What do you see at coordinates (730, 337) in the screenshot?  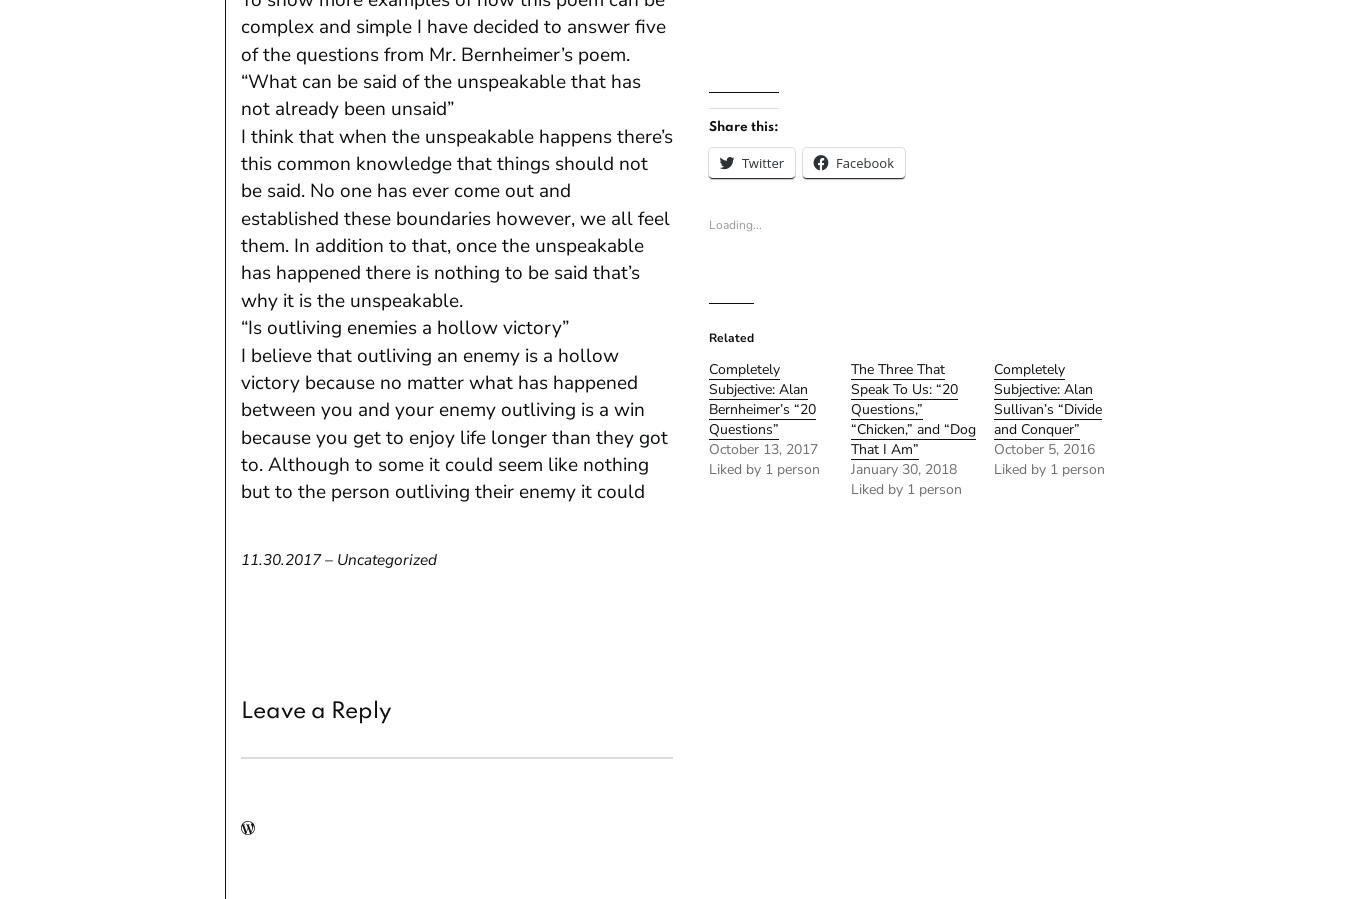 I see `'Related'` at bounding box center [730, 337].